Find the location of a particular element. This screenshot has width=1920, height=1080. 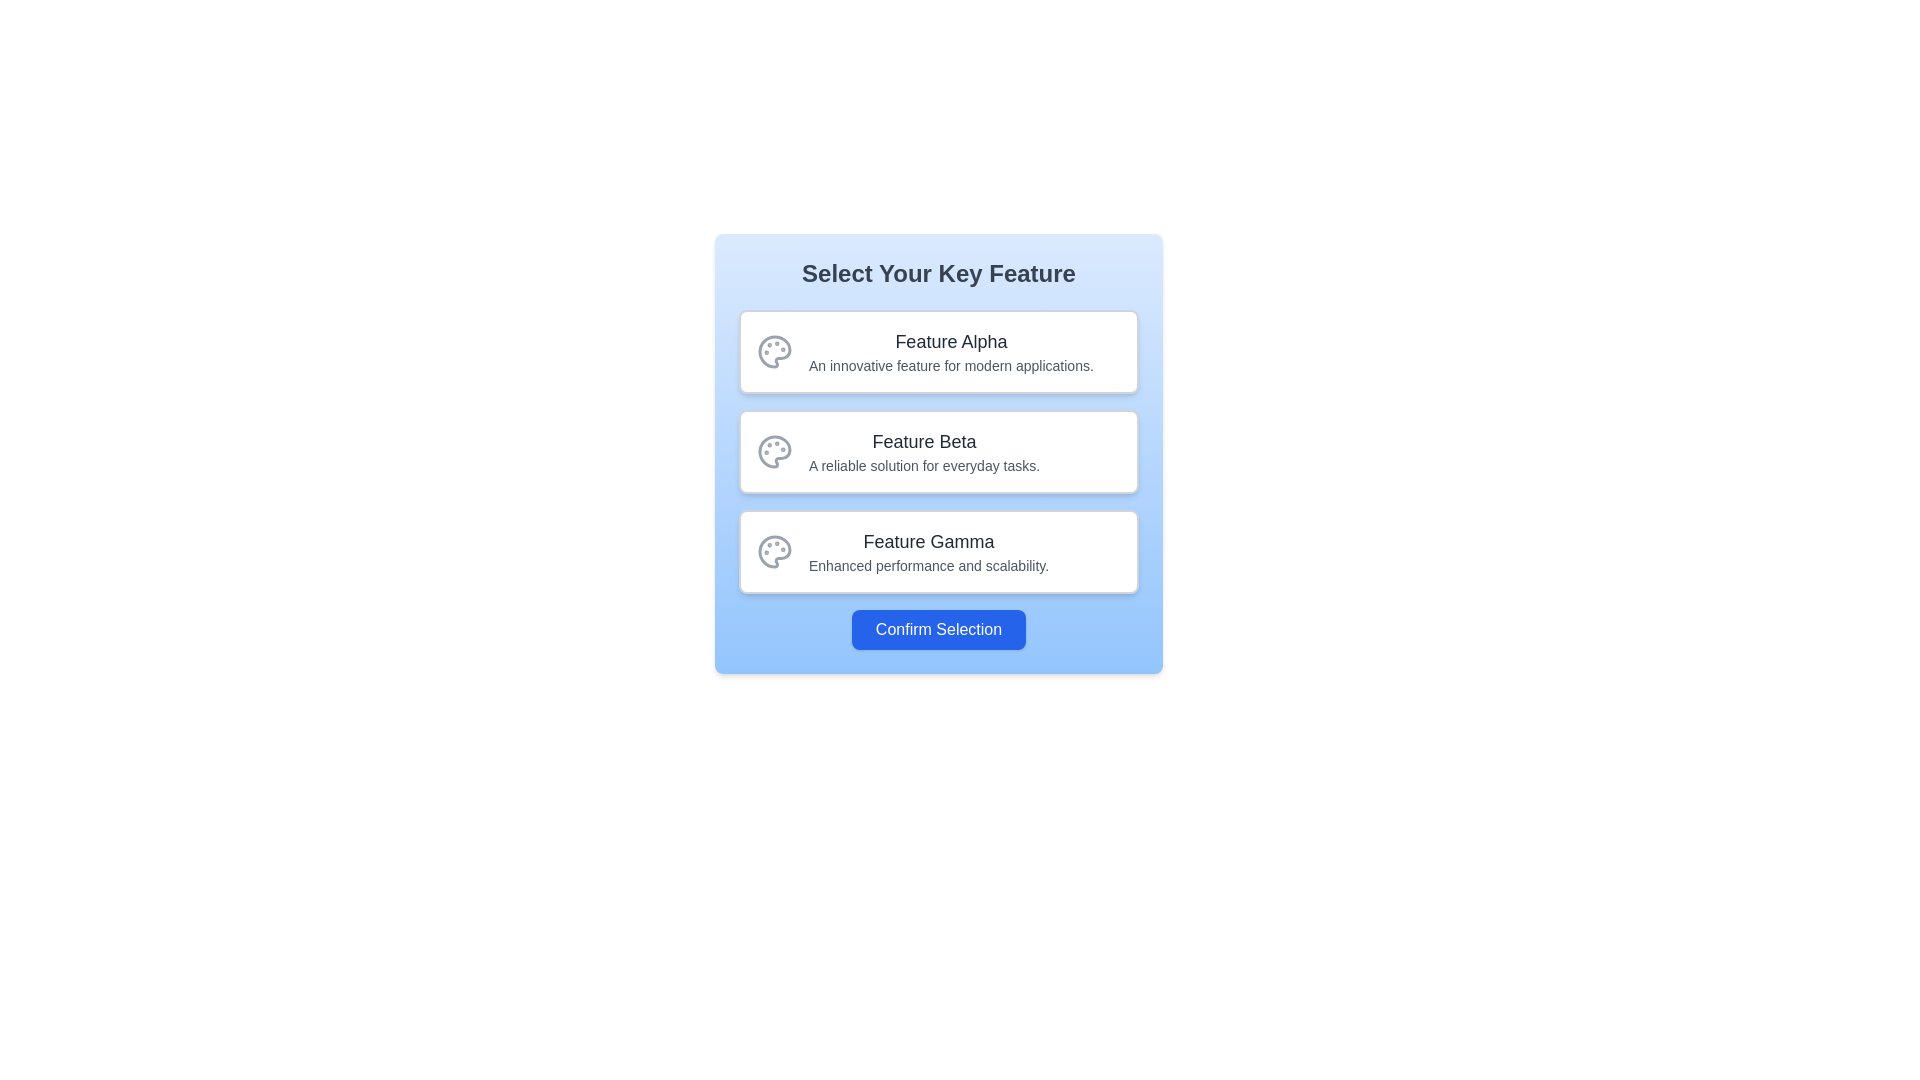

the Icon representing 'Feature Gamma' which is located to the left of the rectangular button labeled 'Feature Gamma' is located at coordinates (773, 551).